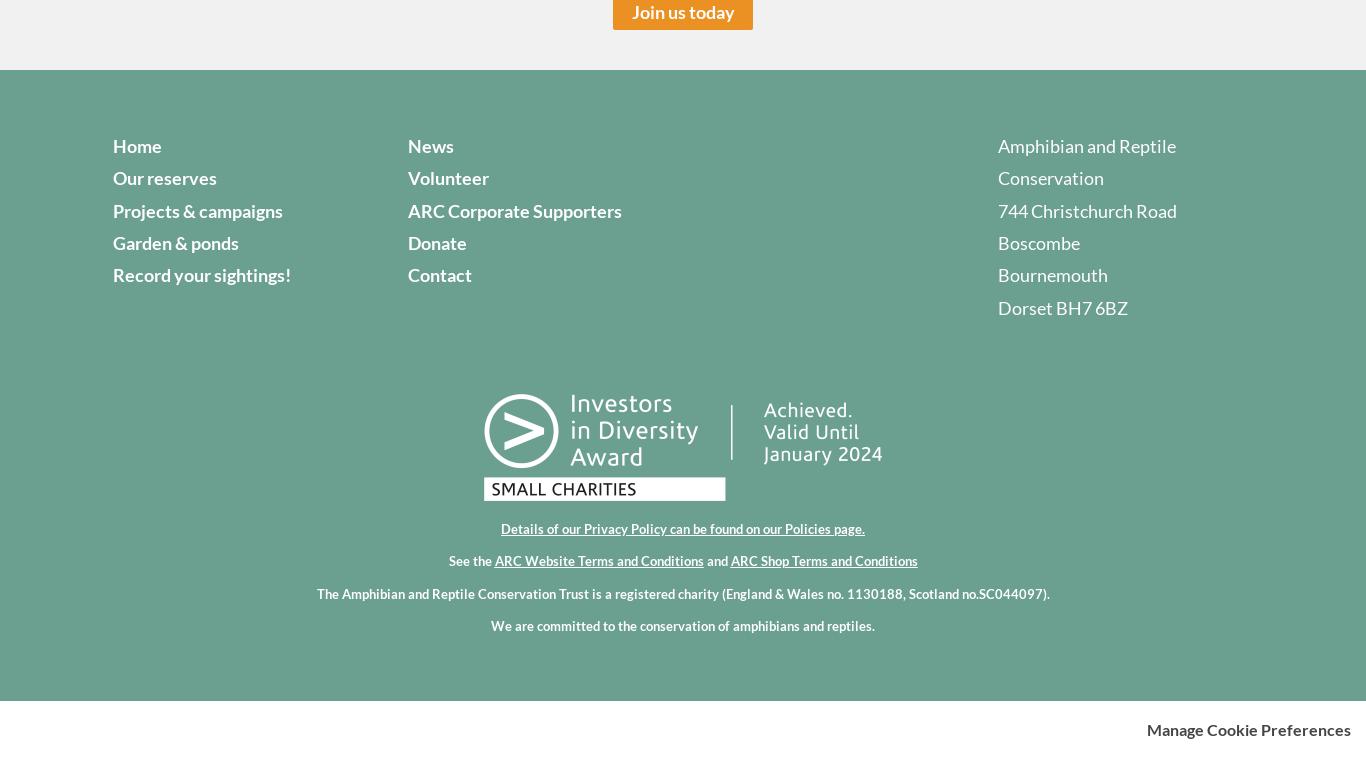  Describe the element at coordinates (514, 209) in the screenshot. I see `'ARC Corporate Supporters'` at that location.